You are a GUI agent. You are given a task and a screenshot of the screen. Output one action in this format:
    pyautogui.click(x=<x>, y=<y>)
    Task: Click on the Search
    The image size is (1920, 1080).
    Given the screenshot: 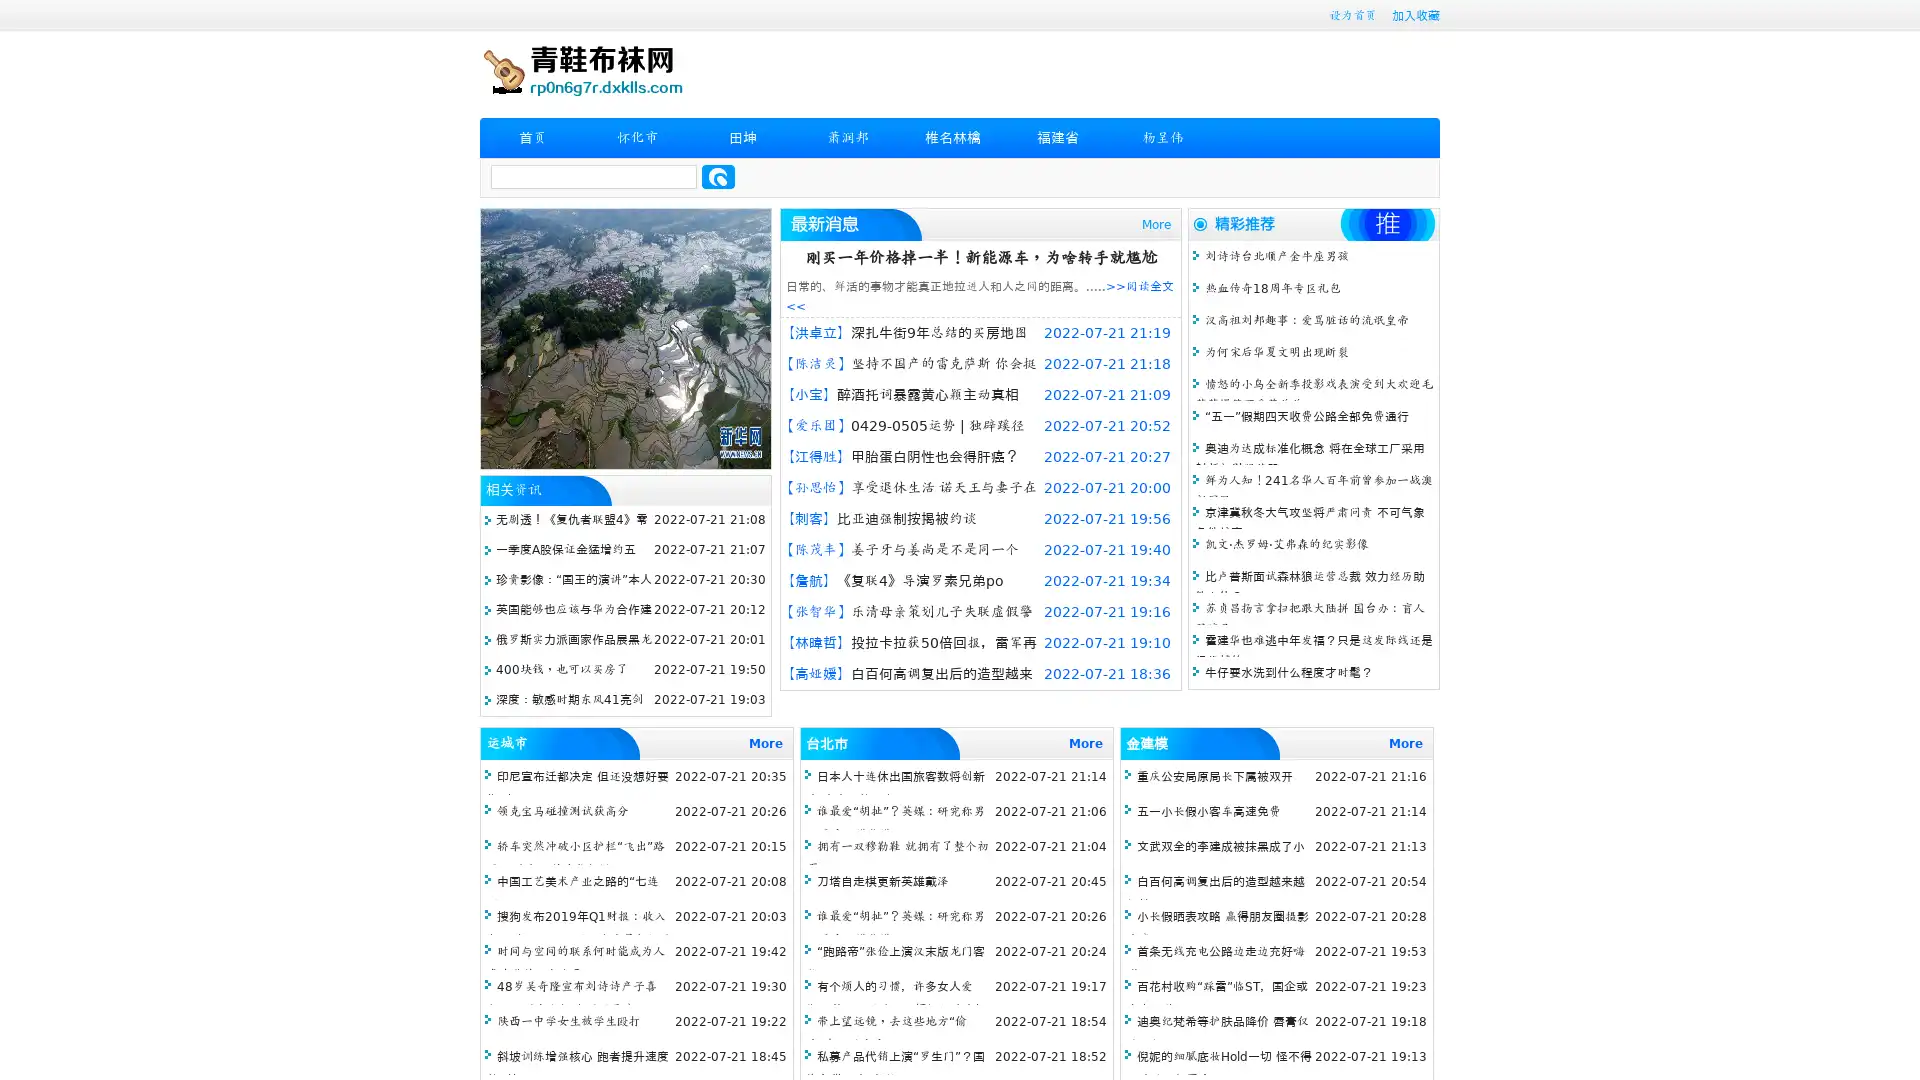 What is the action you would take?
    pyautogui.click(x=718, y=176)
    